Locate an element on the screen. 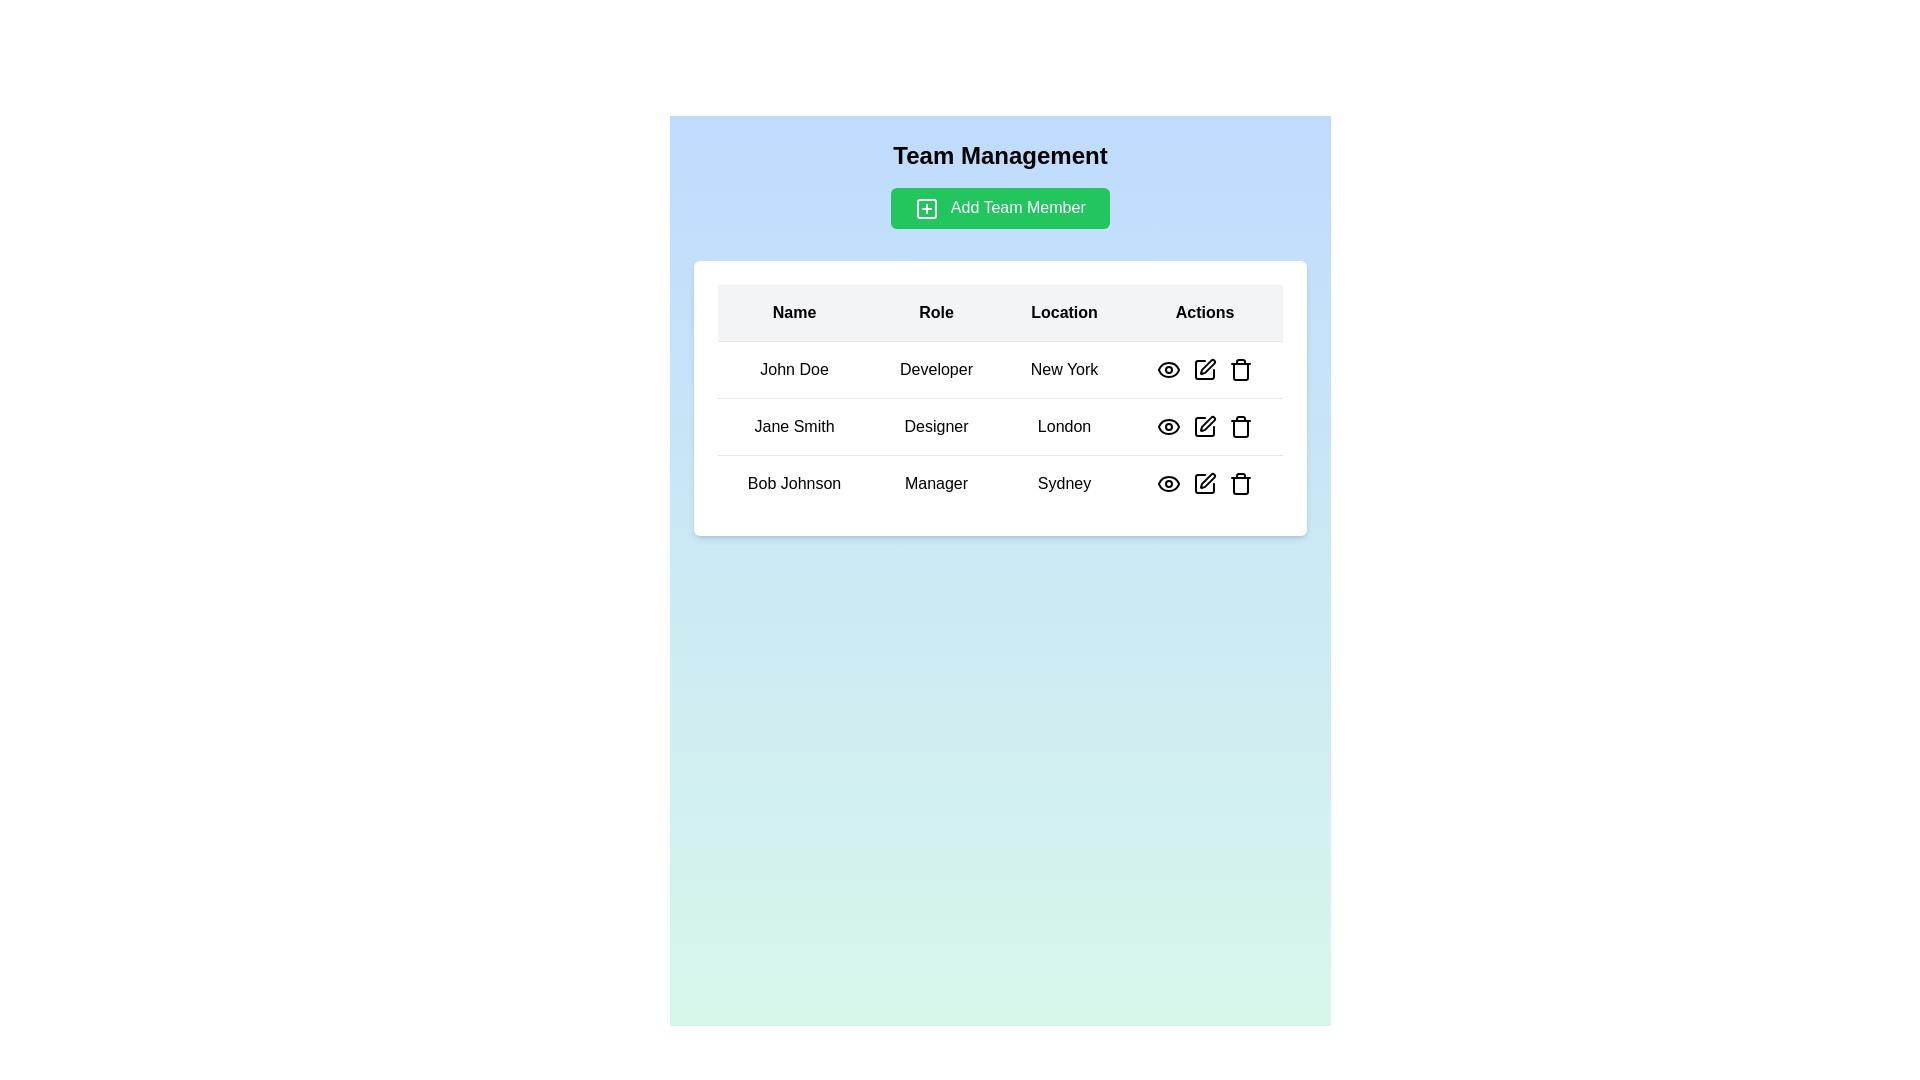  the text label displaying 'New York' associated with 'John Doe' in the team management table for potential interactions is located at coordinates (1063, 369).